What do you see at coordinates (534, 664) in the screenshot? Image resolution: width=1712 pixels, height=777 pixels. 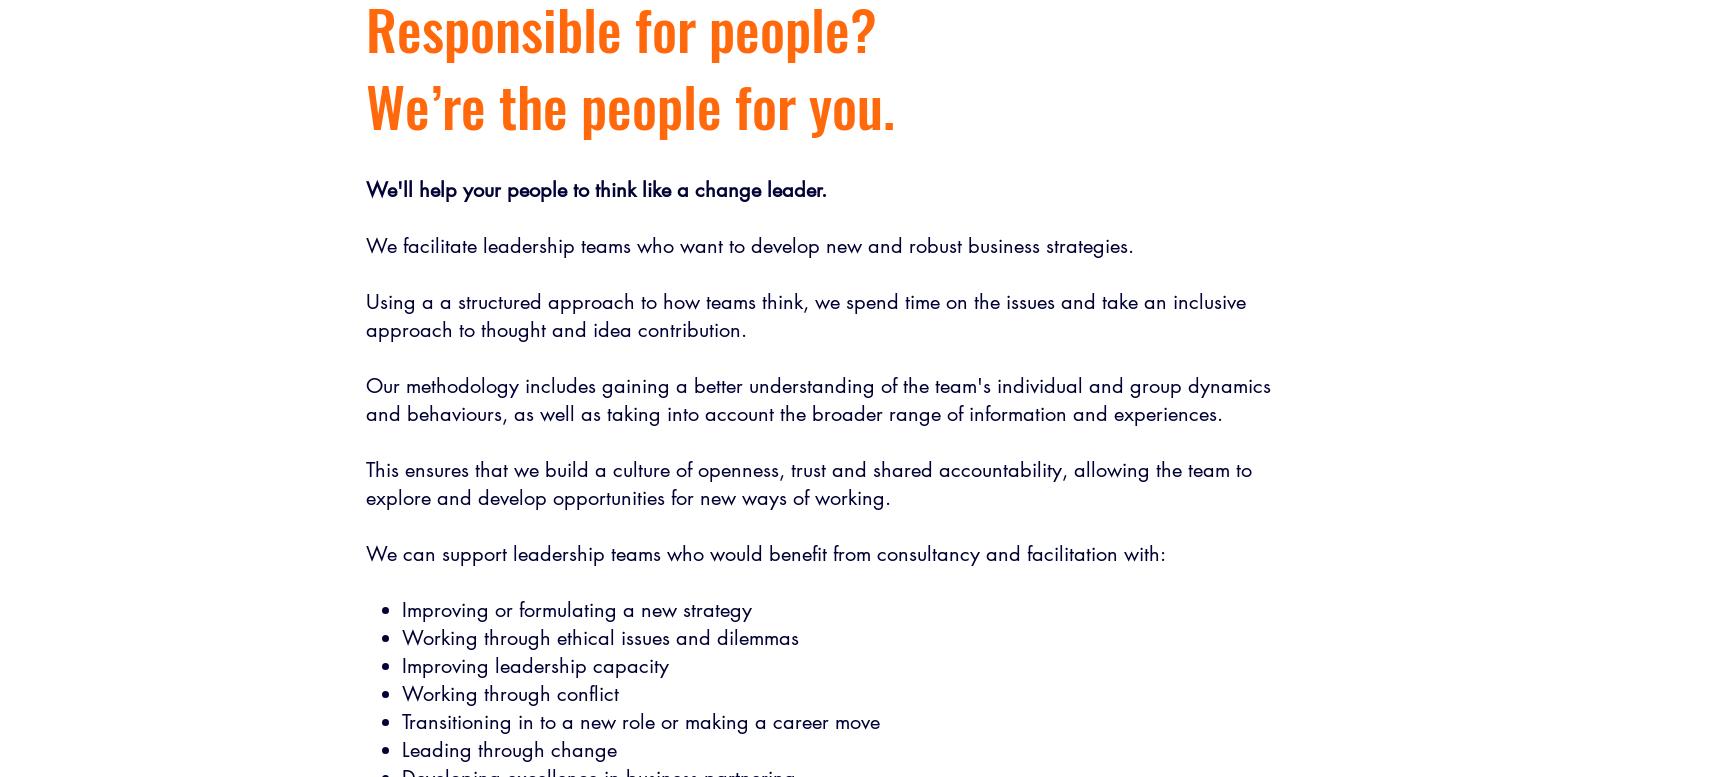 I see `'Improving leadership capacity'` at bounding box center [534, 664].